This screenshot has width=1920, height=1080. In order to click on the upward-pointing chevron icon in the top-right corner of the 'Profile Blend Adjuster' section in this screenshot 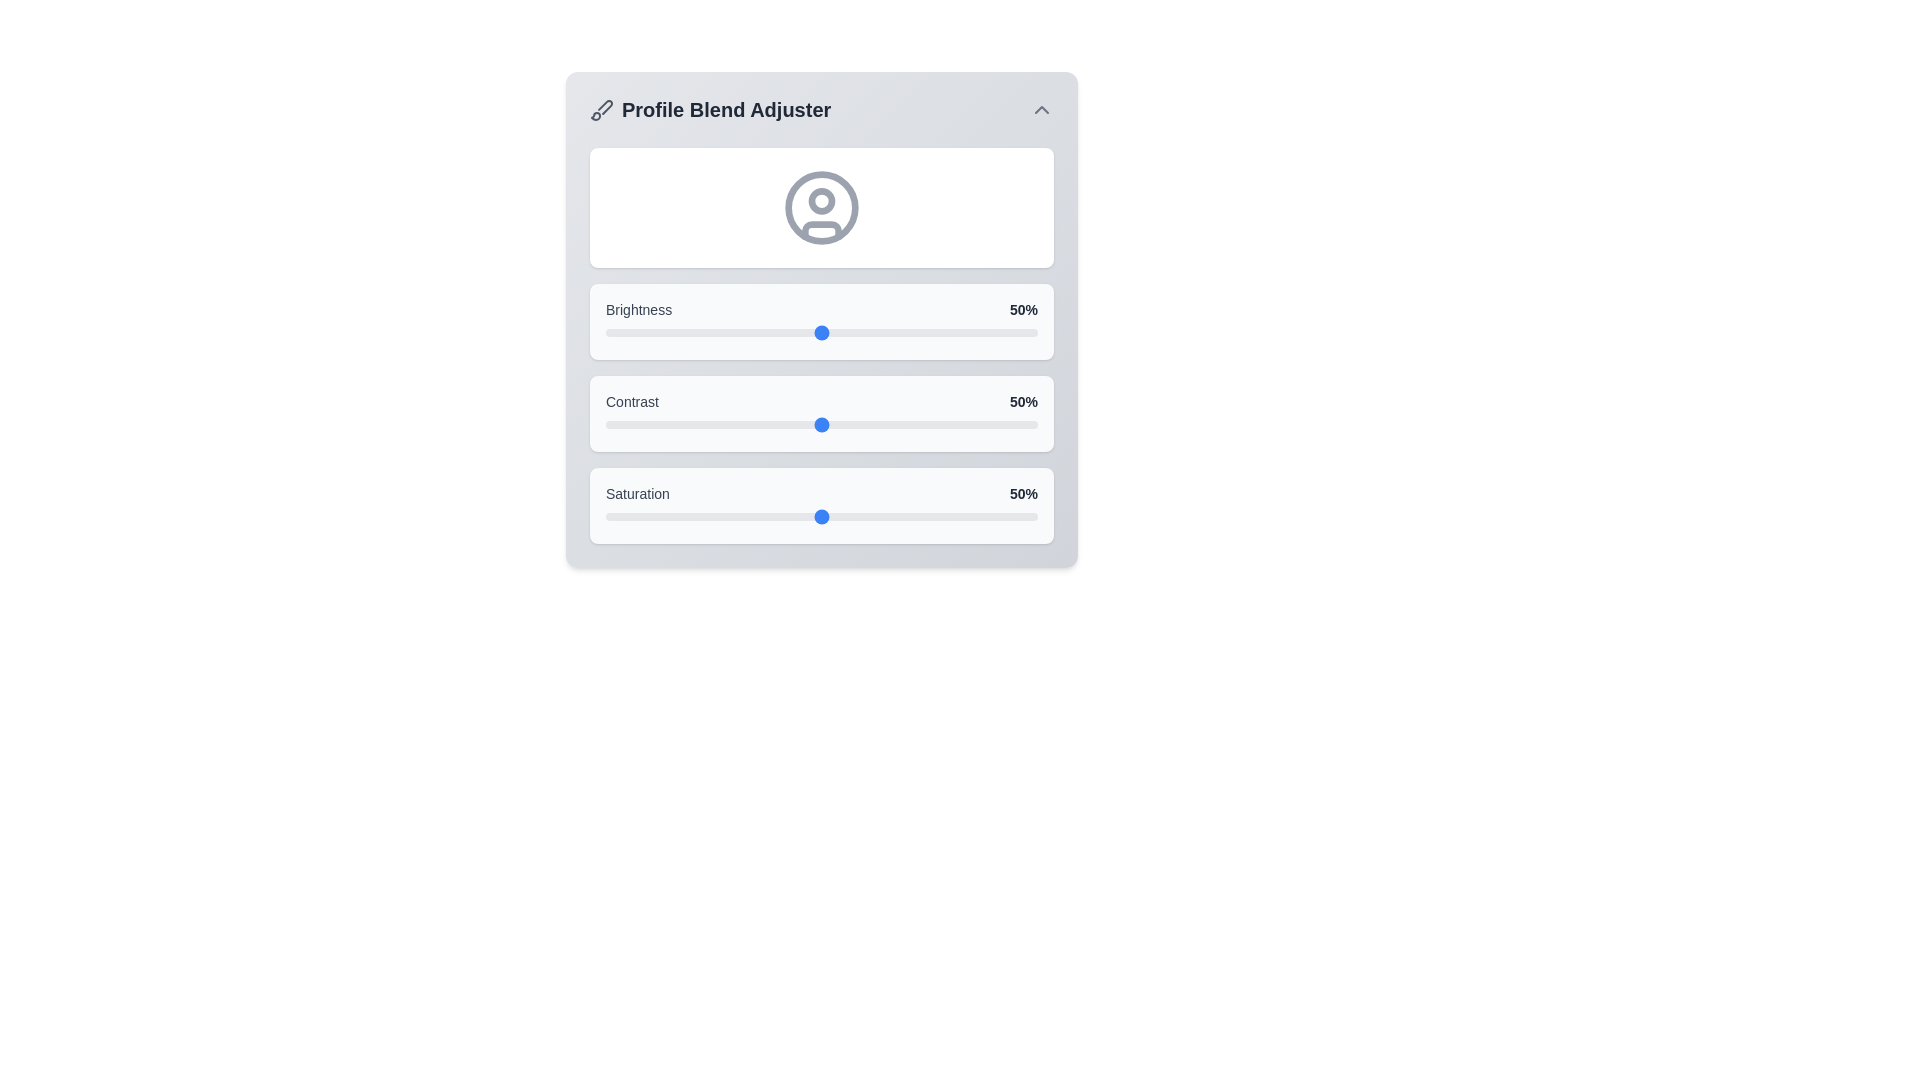, I will do `click(1040, 110)`.